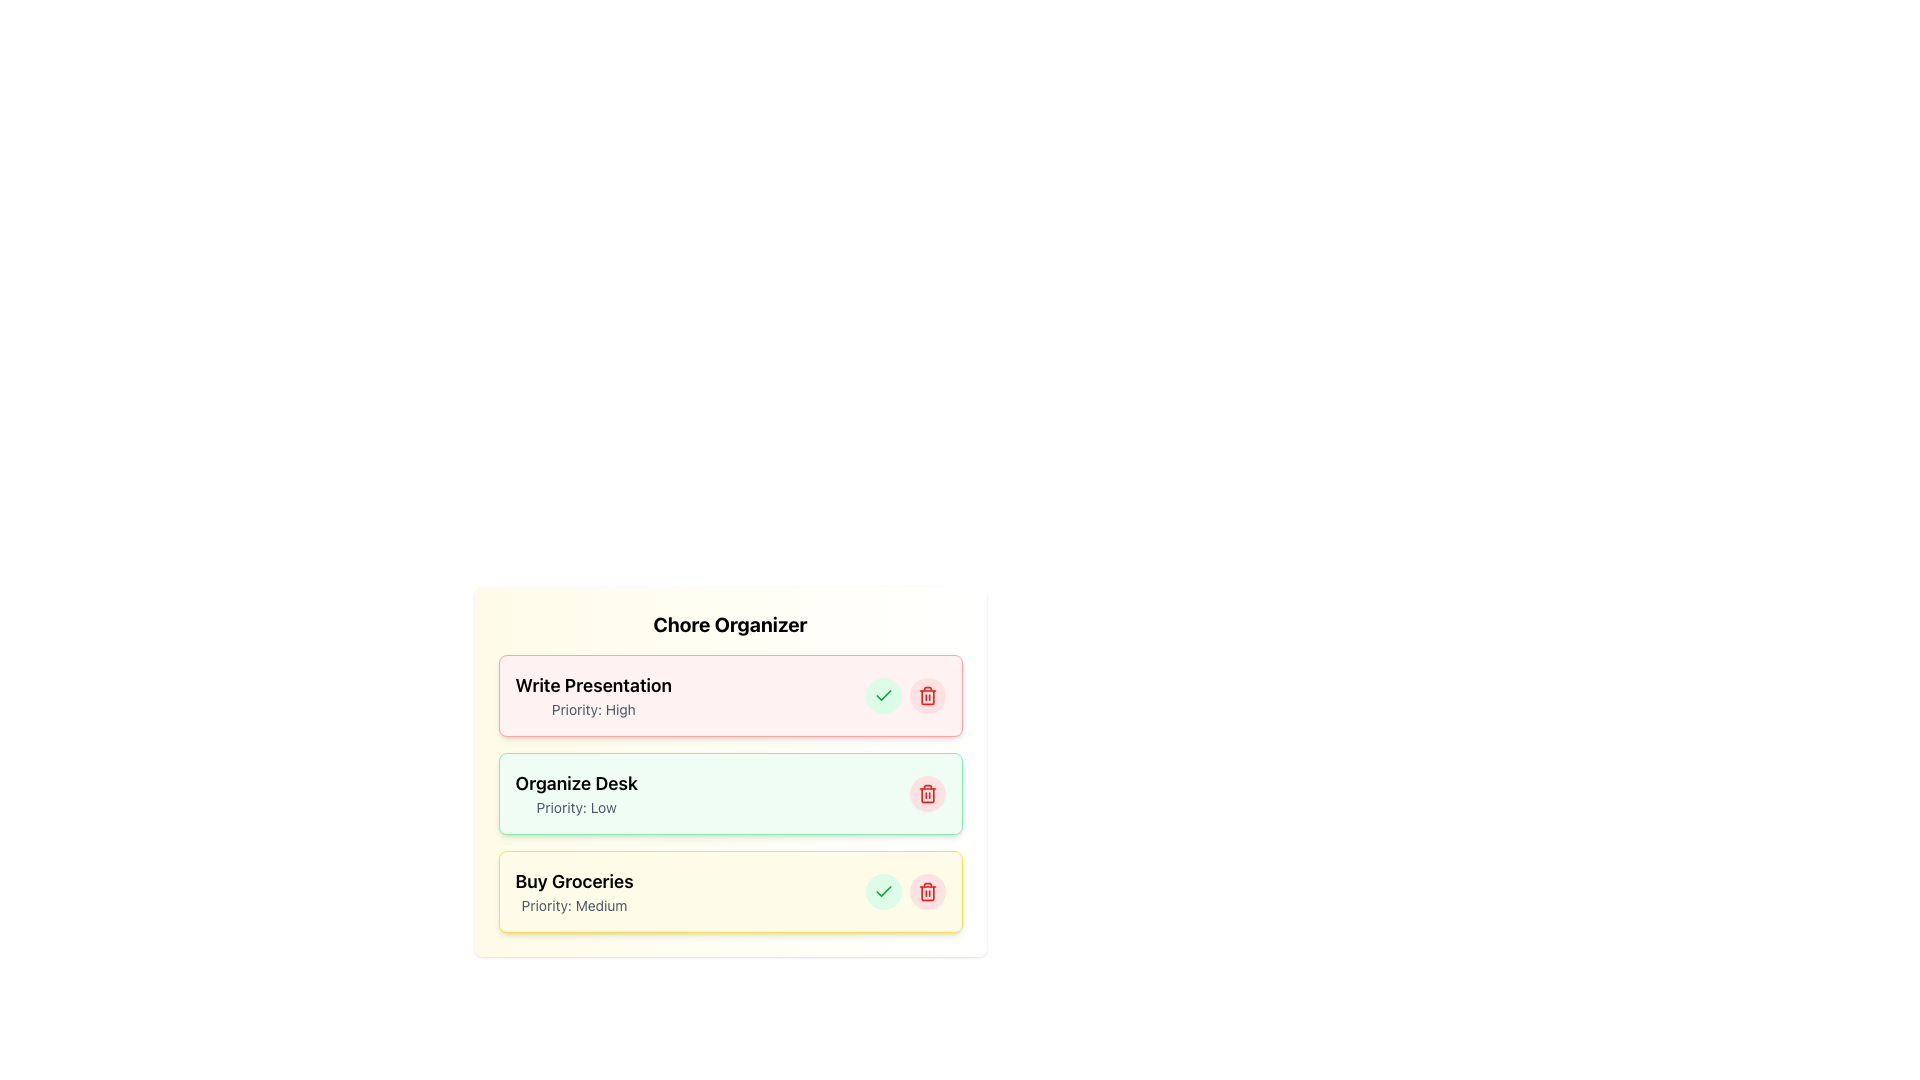 The height and width of the screenshot is (1080, 1920). I want to click on the circular red delete button with a trash can icon, so click(926, 694).